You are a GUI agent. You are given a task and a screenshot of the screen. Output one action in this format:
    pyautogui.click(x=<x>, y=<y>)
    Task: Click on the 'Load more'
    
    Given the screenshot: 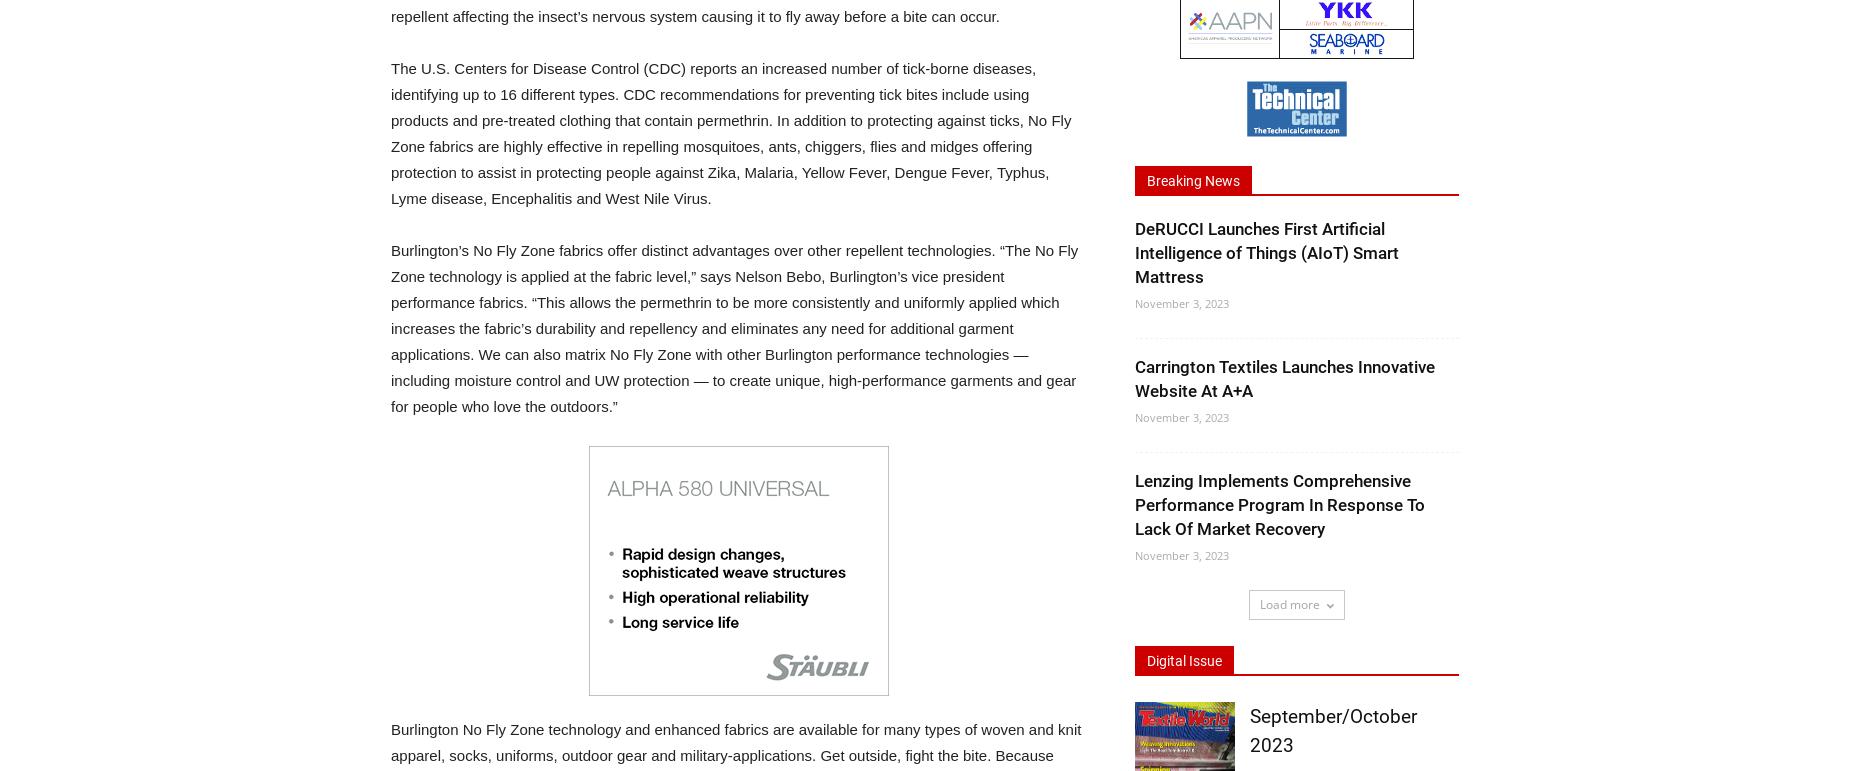 What is the action you would take?
    pyautogui.click(x=1289, y=604)
    